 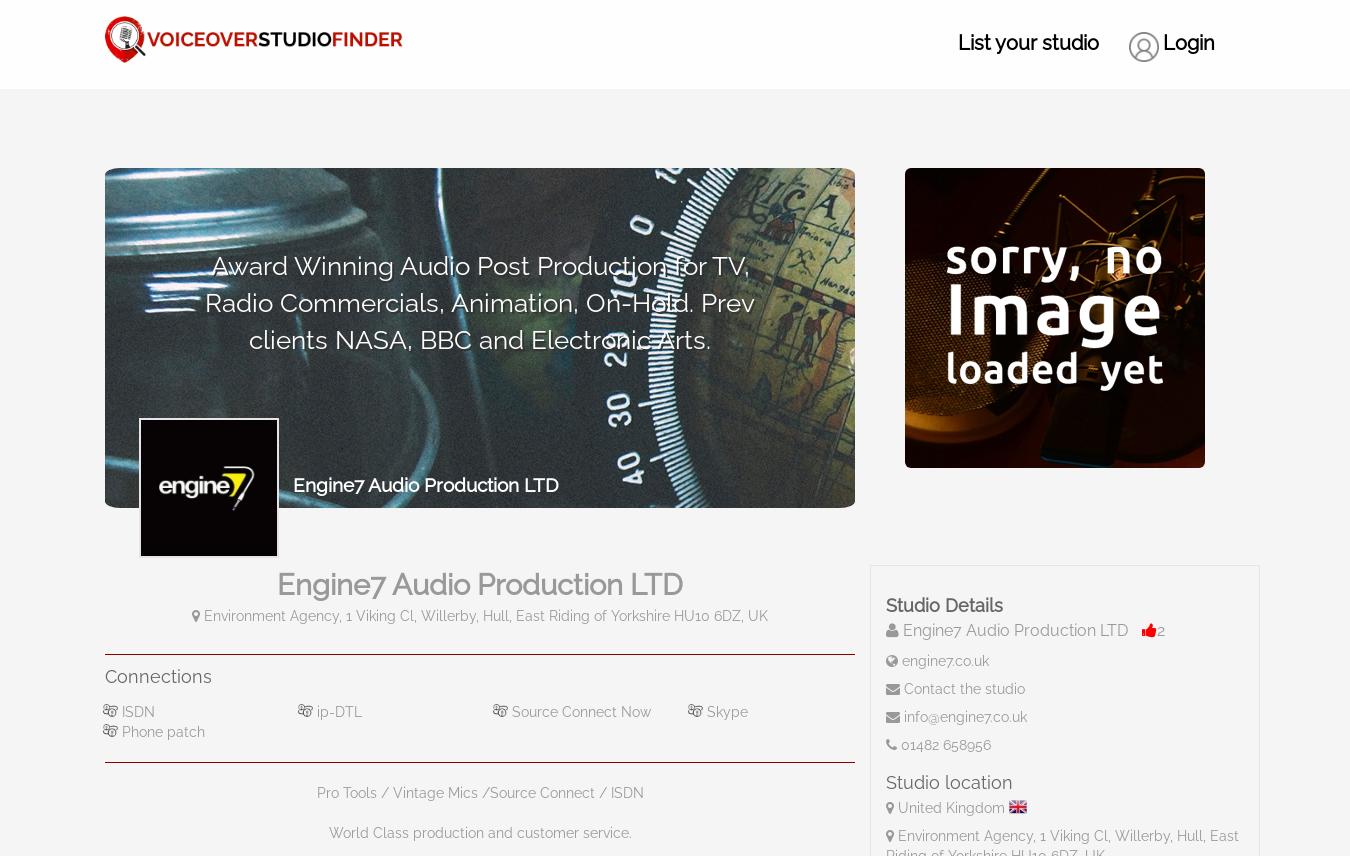 What do you see at coordinates (1028, 70) in the screenshot?
I see `'List your studio'` at bounding box center [1028, 70].